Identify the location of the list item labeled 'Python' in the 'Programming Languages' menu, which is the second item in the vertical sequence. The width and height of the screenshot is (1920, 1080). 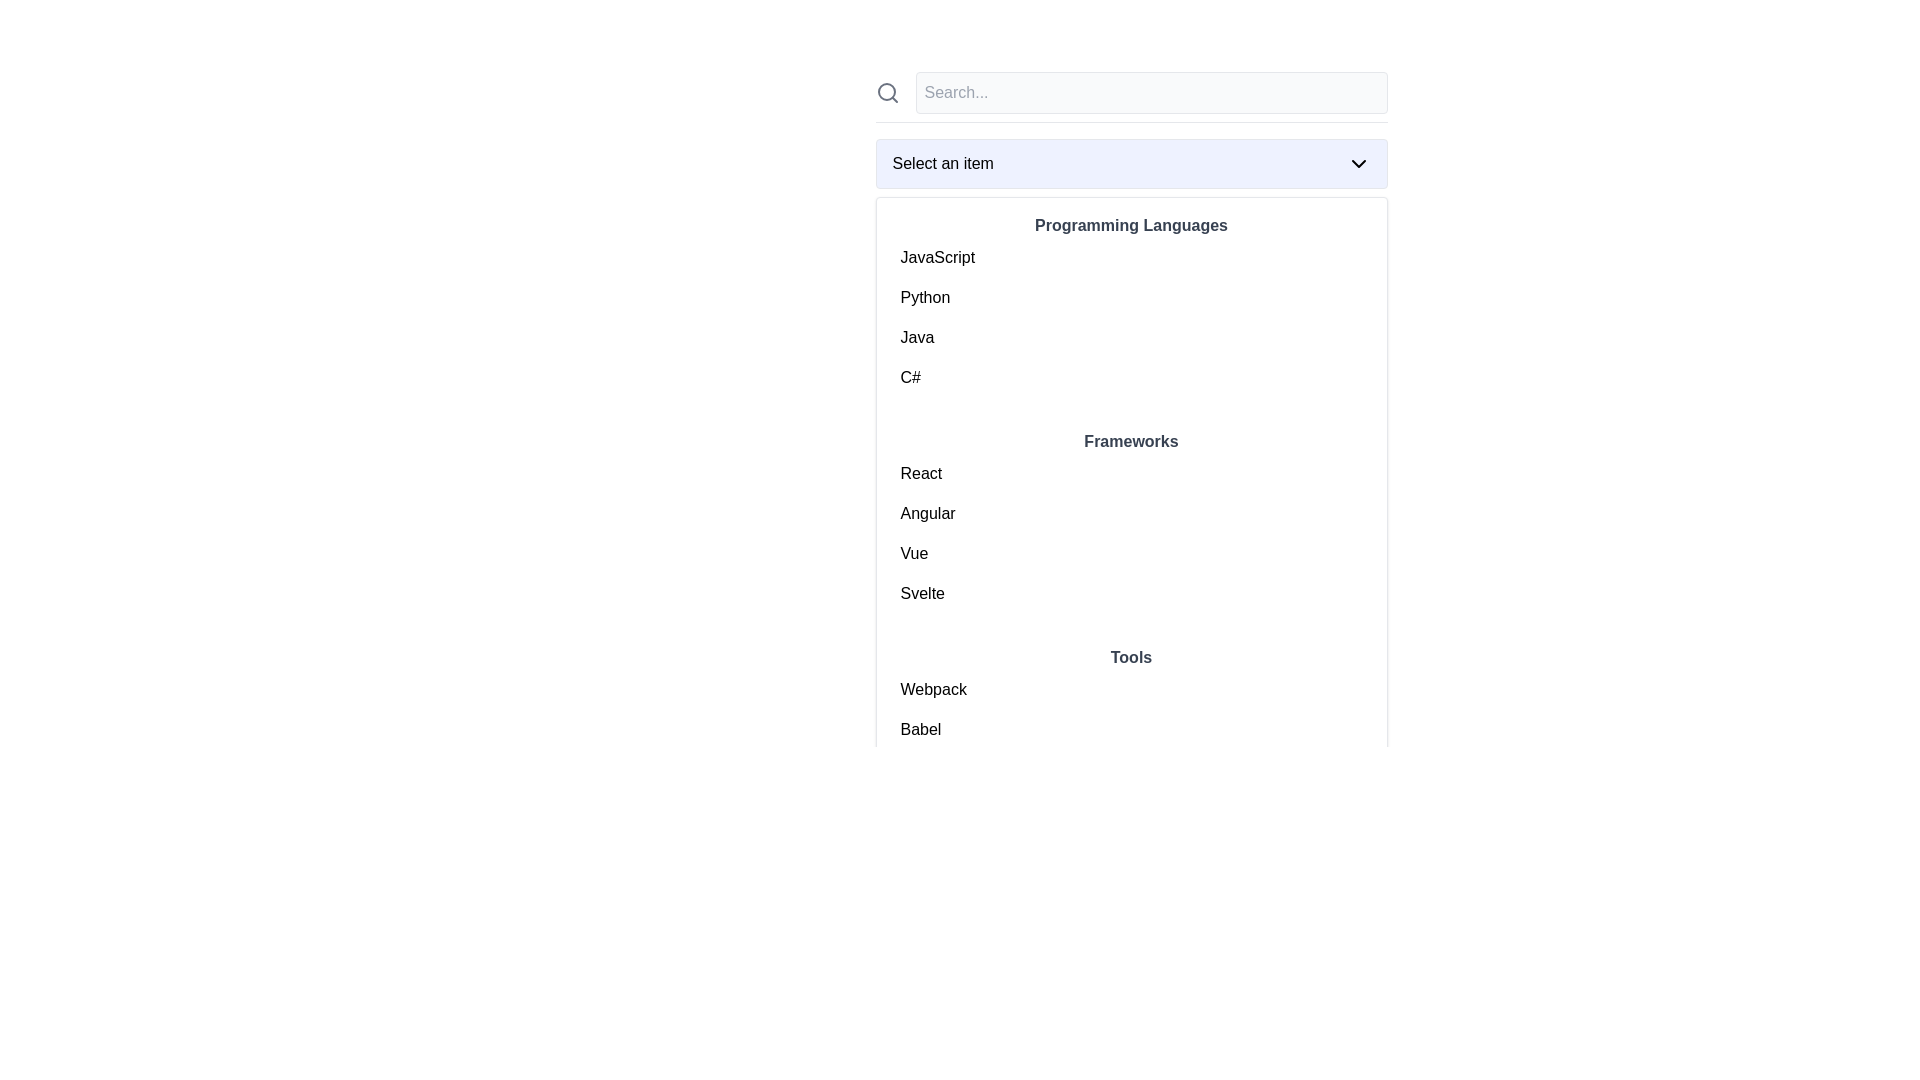
(1131, 297).